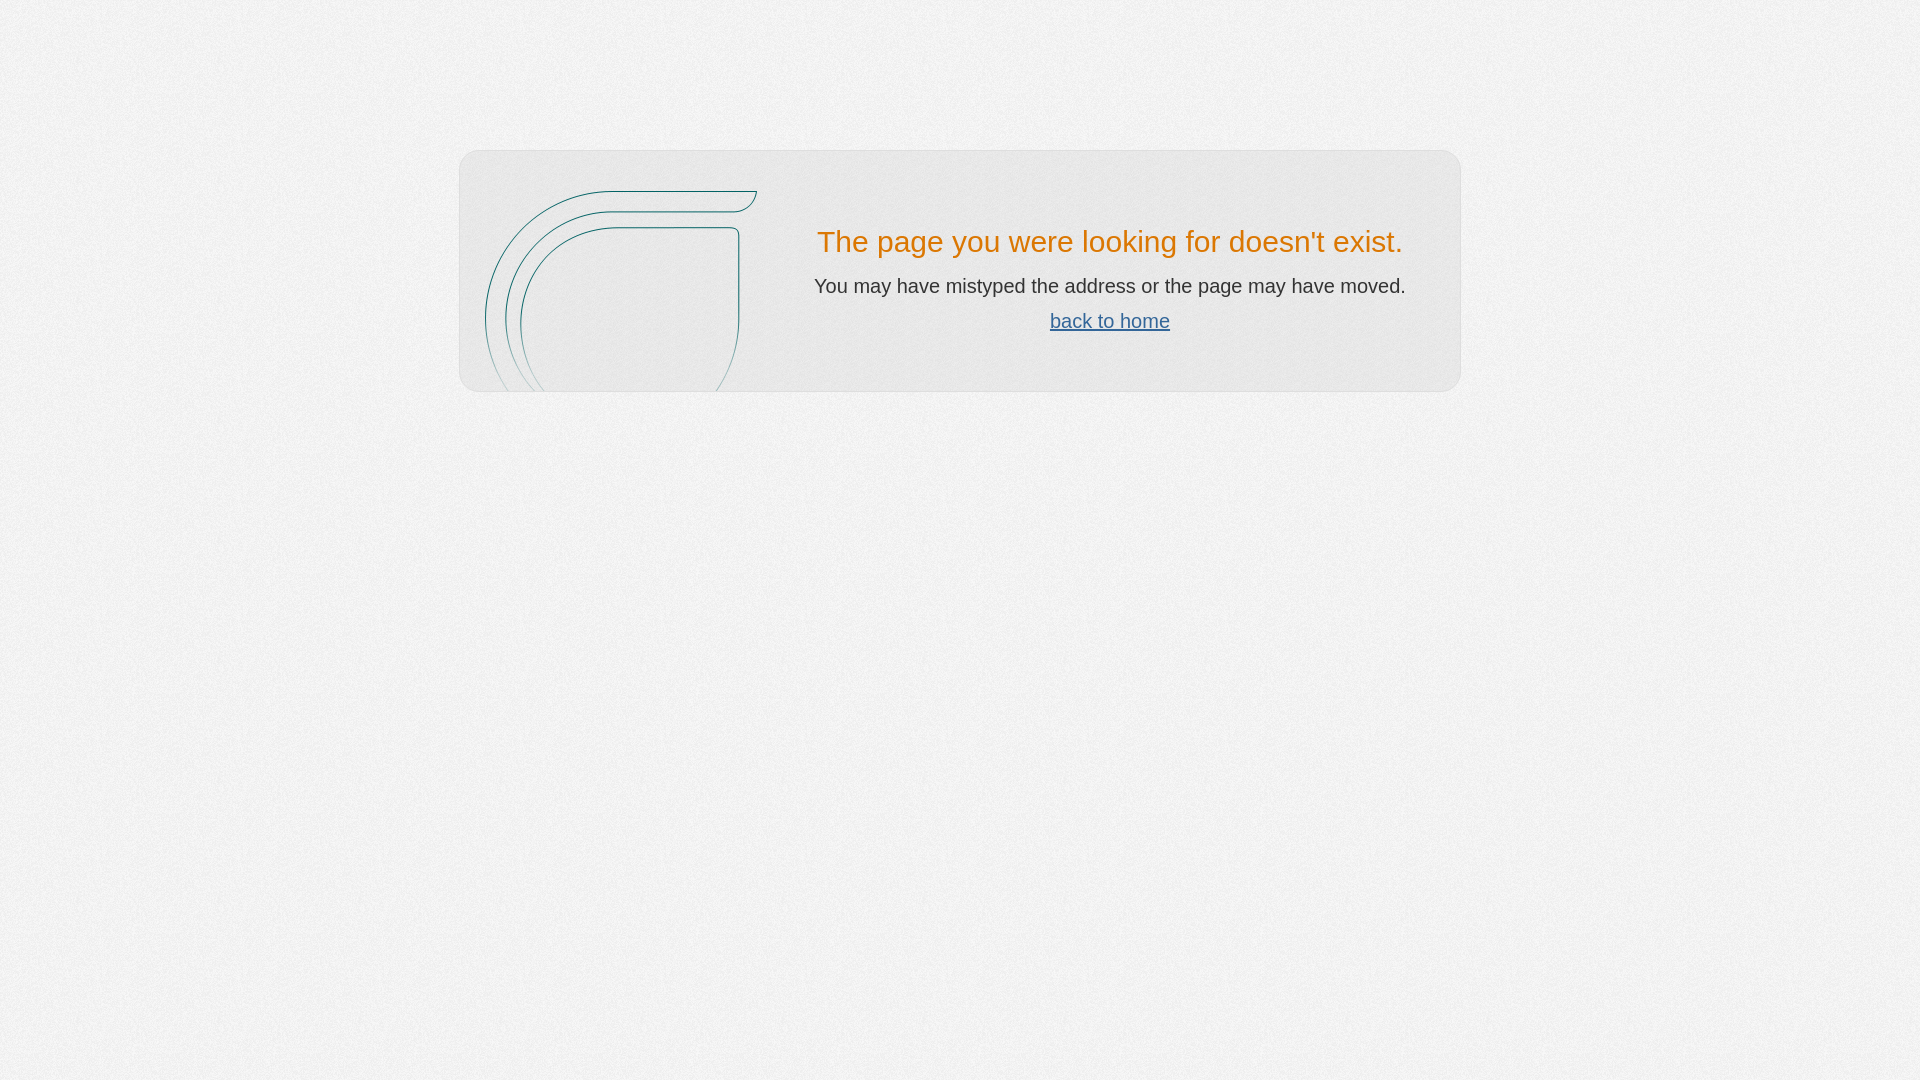 The image size is (1920, 1080). Describe the element at coordinates (1049, 319) in the screenshot. I see `'back to home'` at that location.